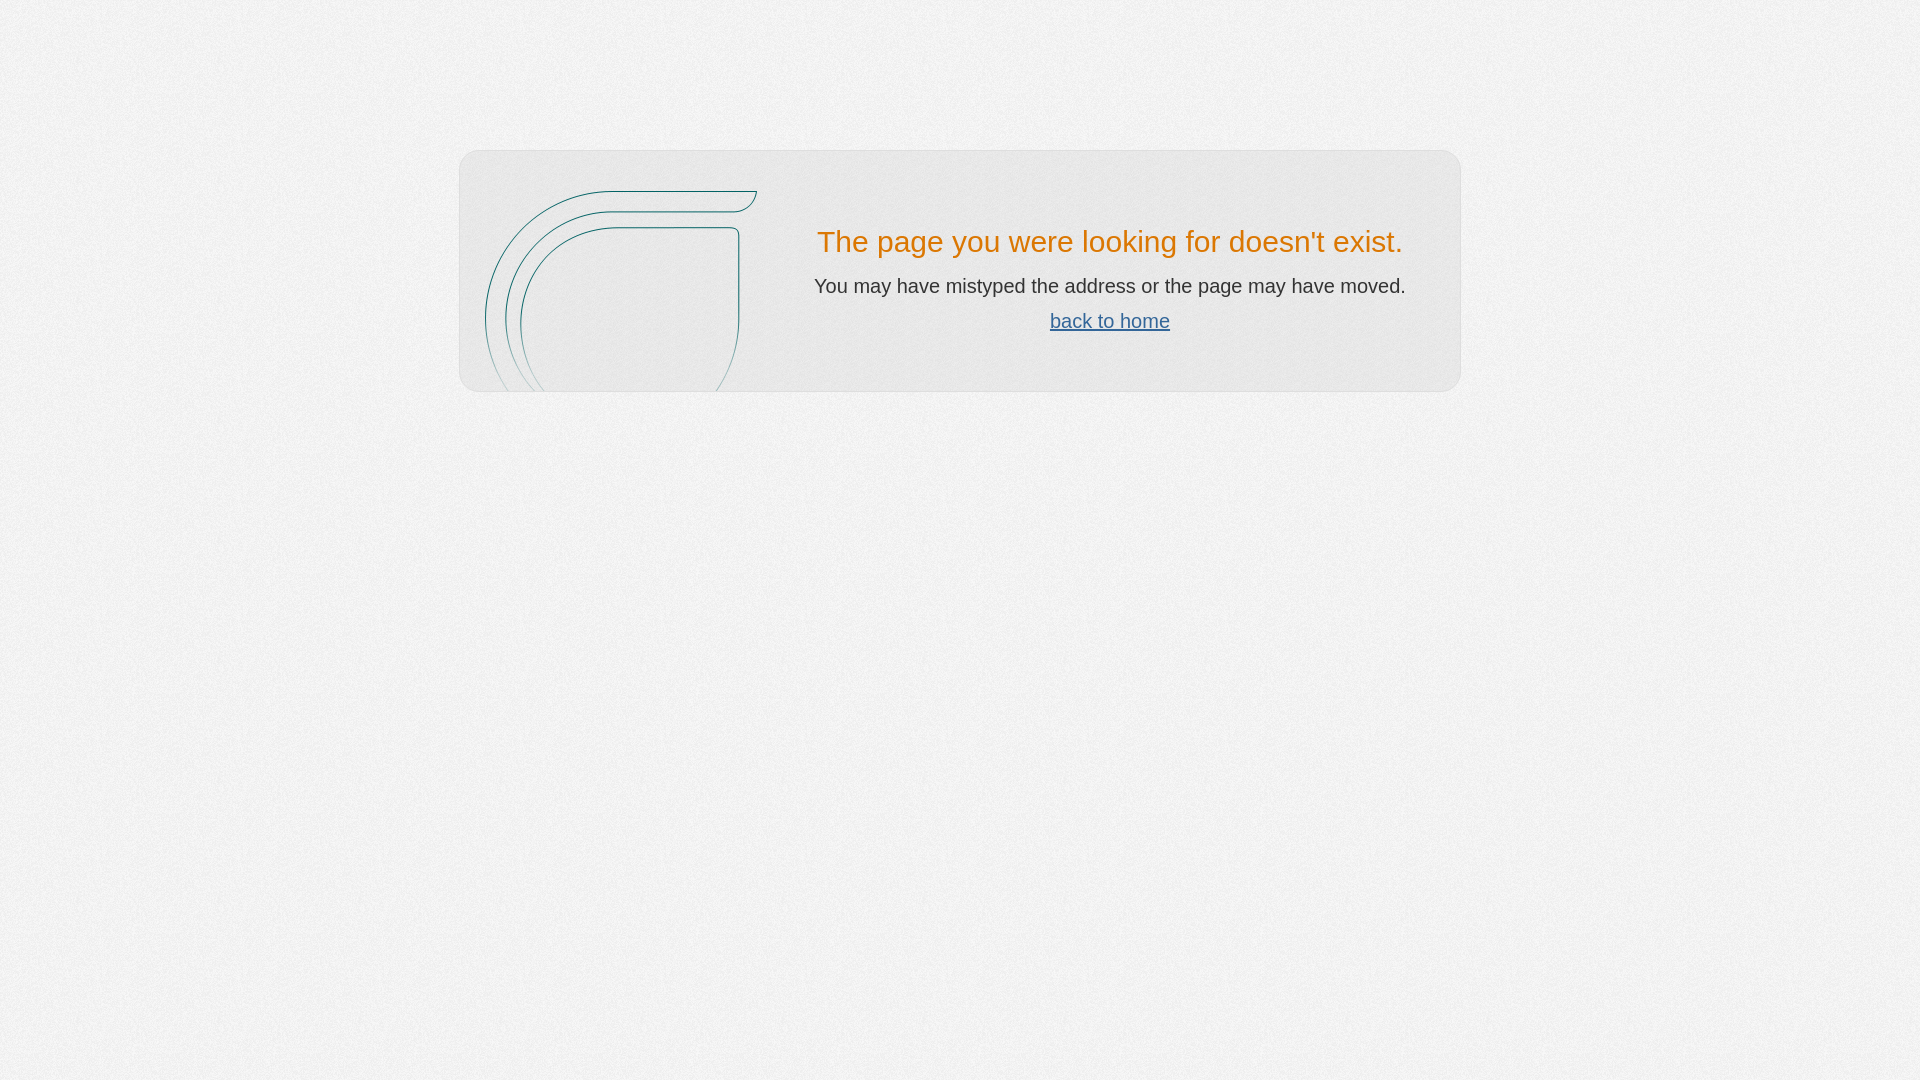 The image size is (1920, 1080). Describe the element at coordinates (1049, 319) in the screenshot. I see `'back to home'` at that location.